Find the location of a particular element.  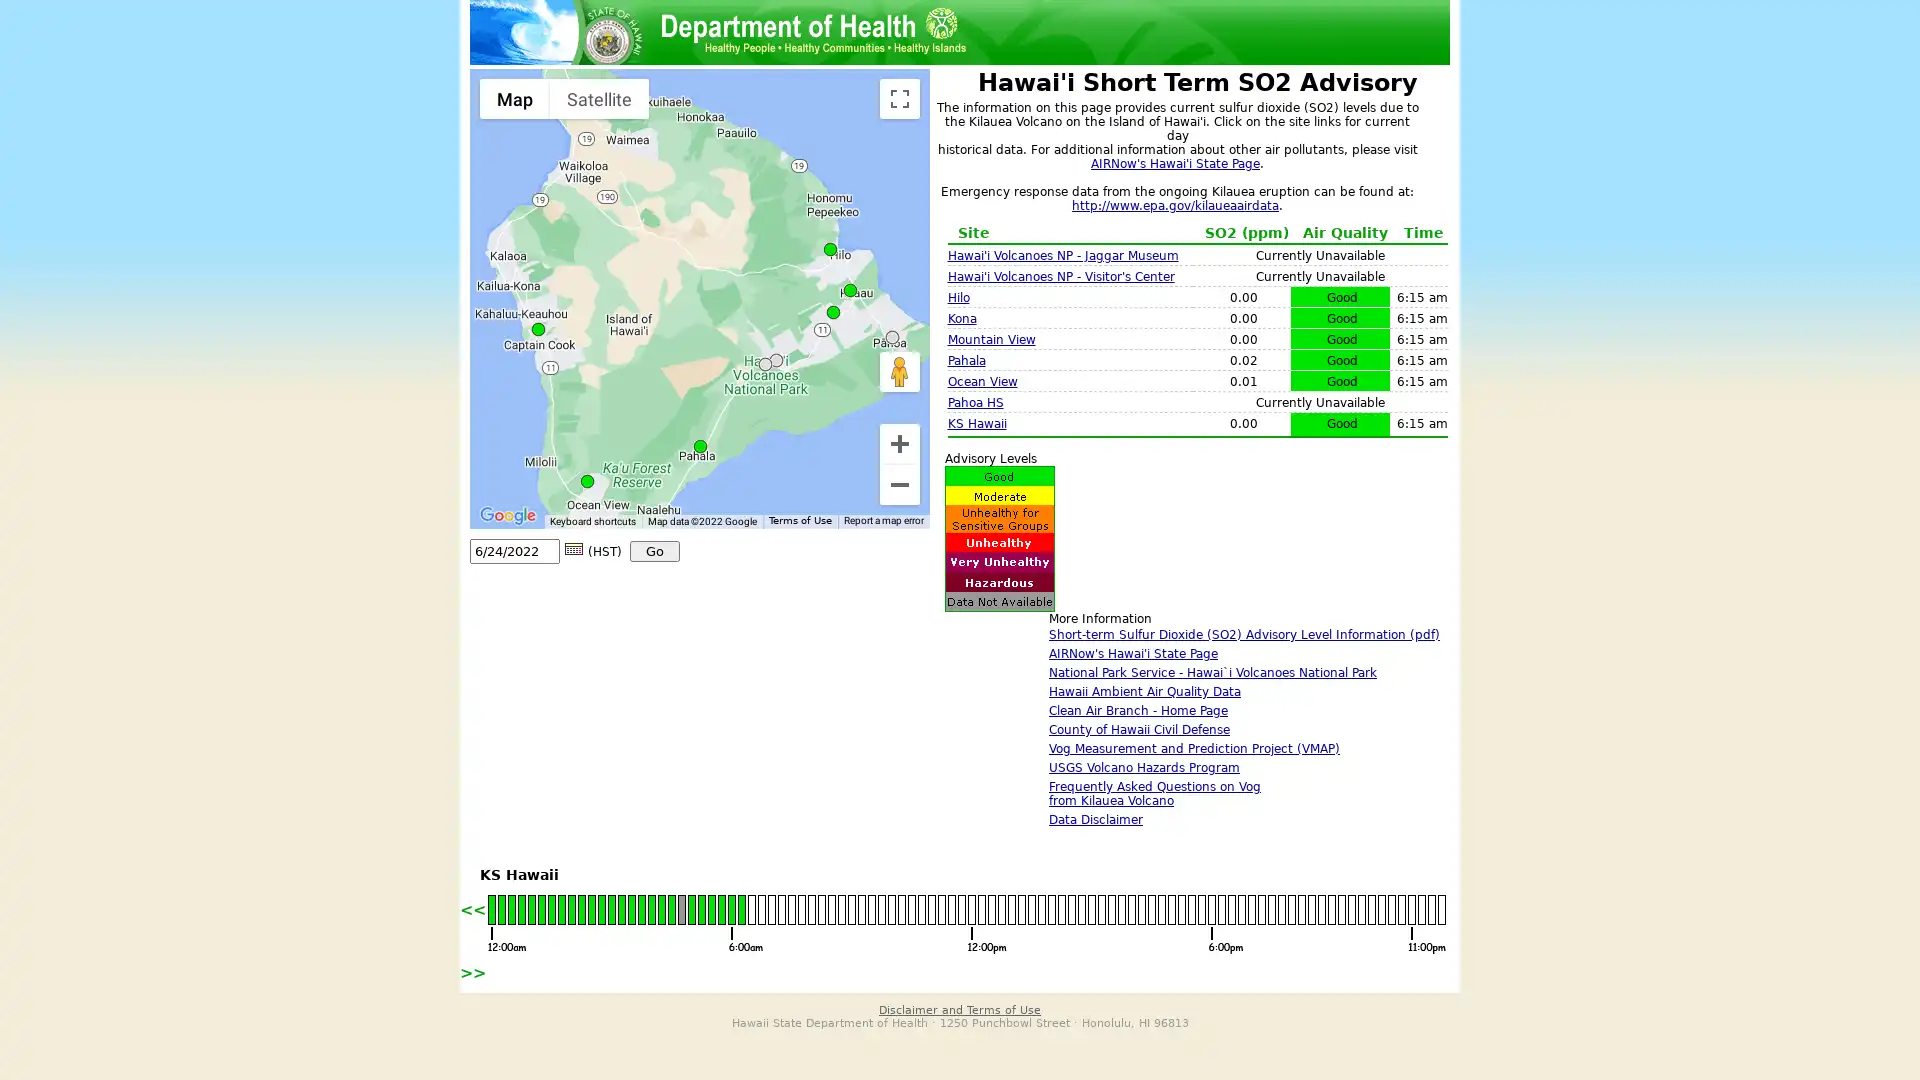

Keyboard shortcuts is located at coordinates (592, 520).